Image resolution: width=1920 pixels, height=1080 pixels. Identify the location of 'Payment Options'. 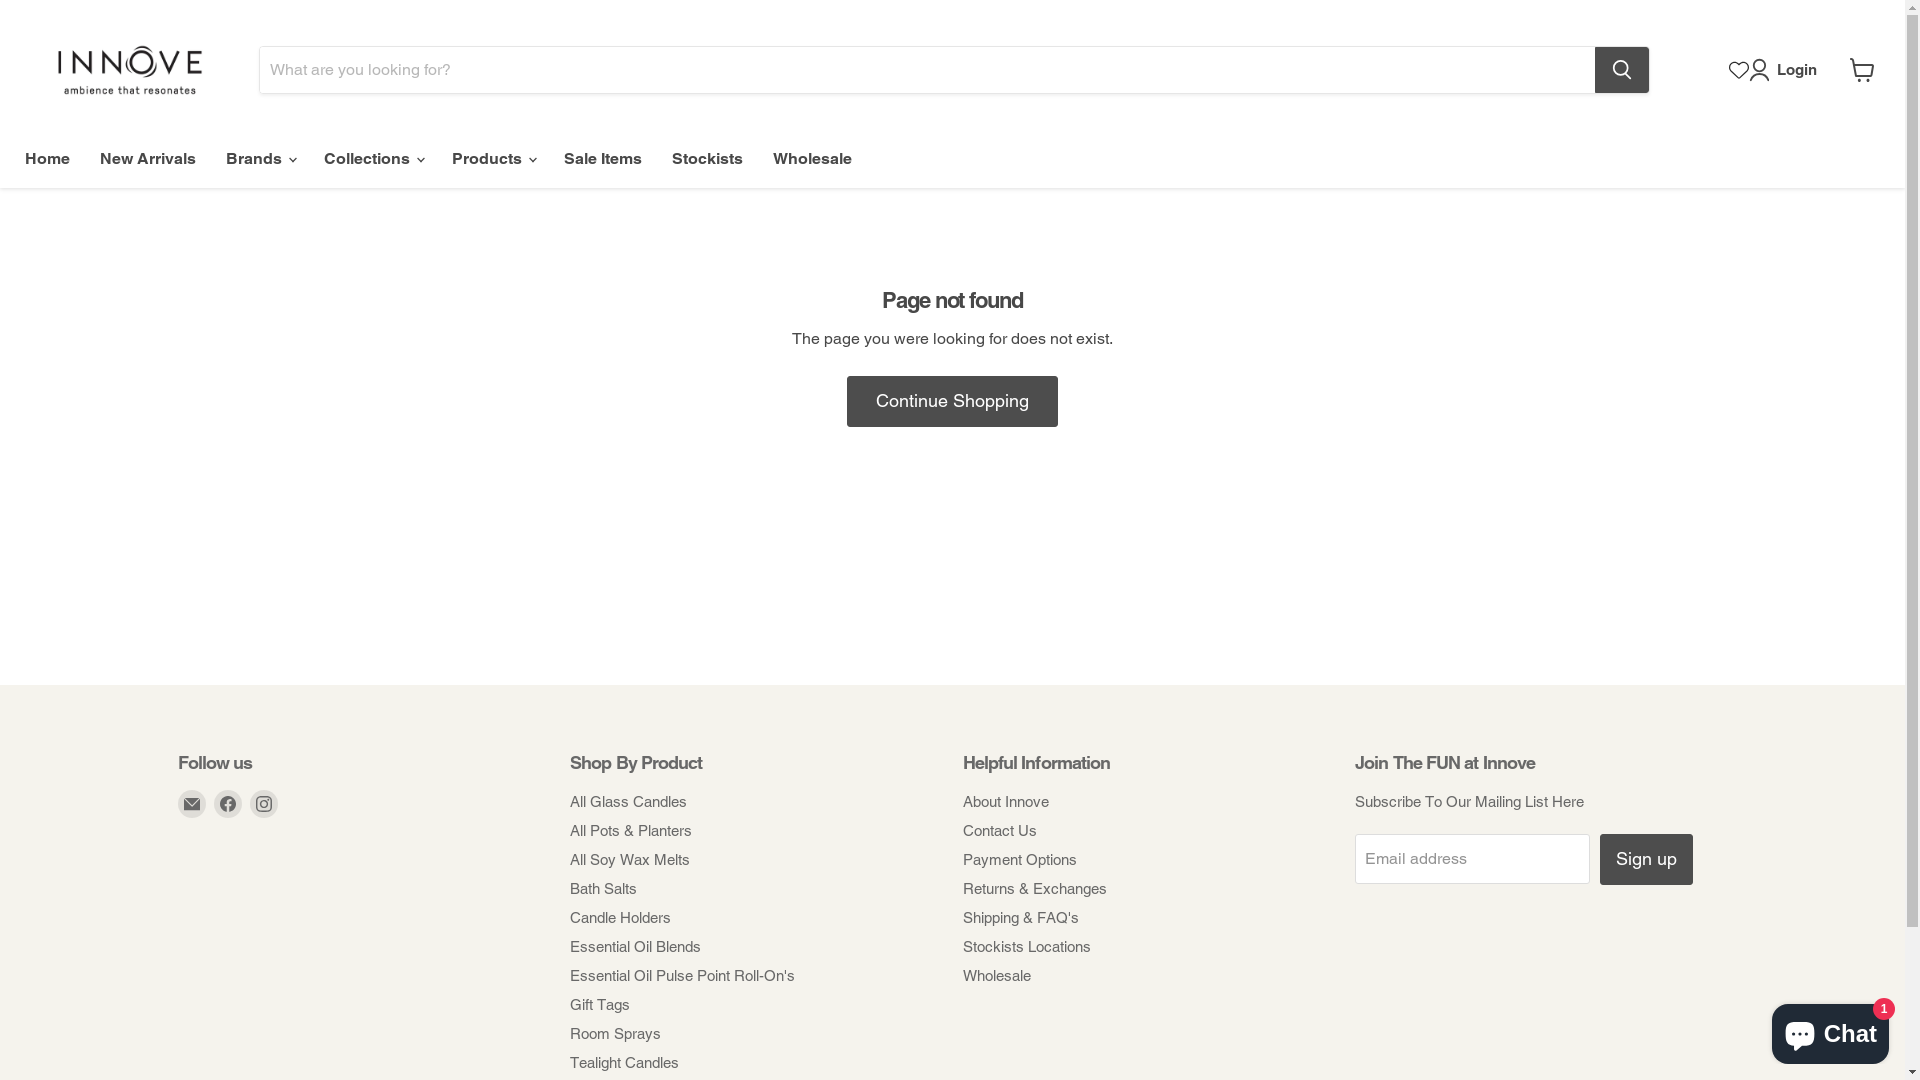
(1018, 858).